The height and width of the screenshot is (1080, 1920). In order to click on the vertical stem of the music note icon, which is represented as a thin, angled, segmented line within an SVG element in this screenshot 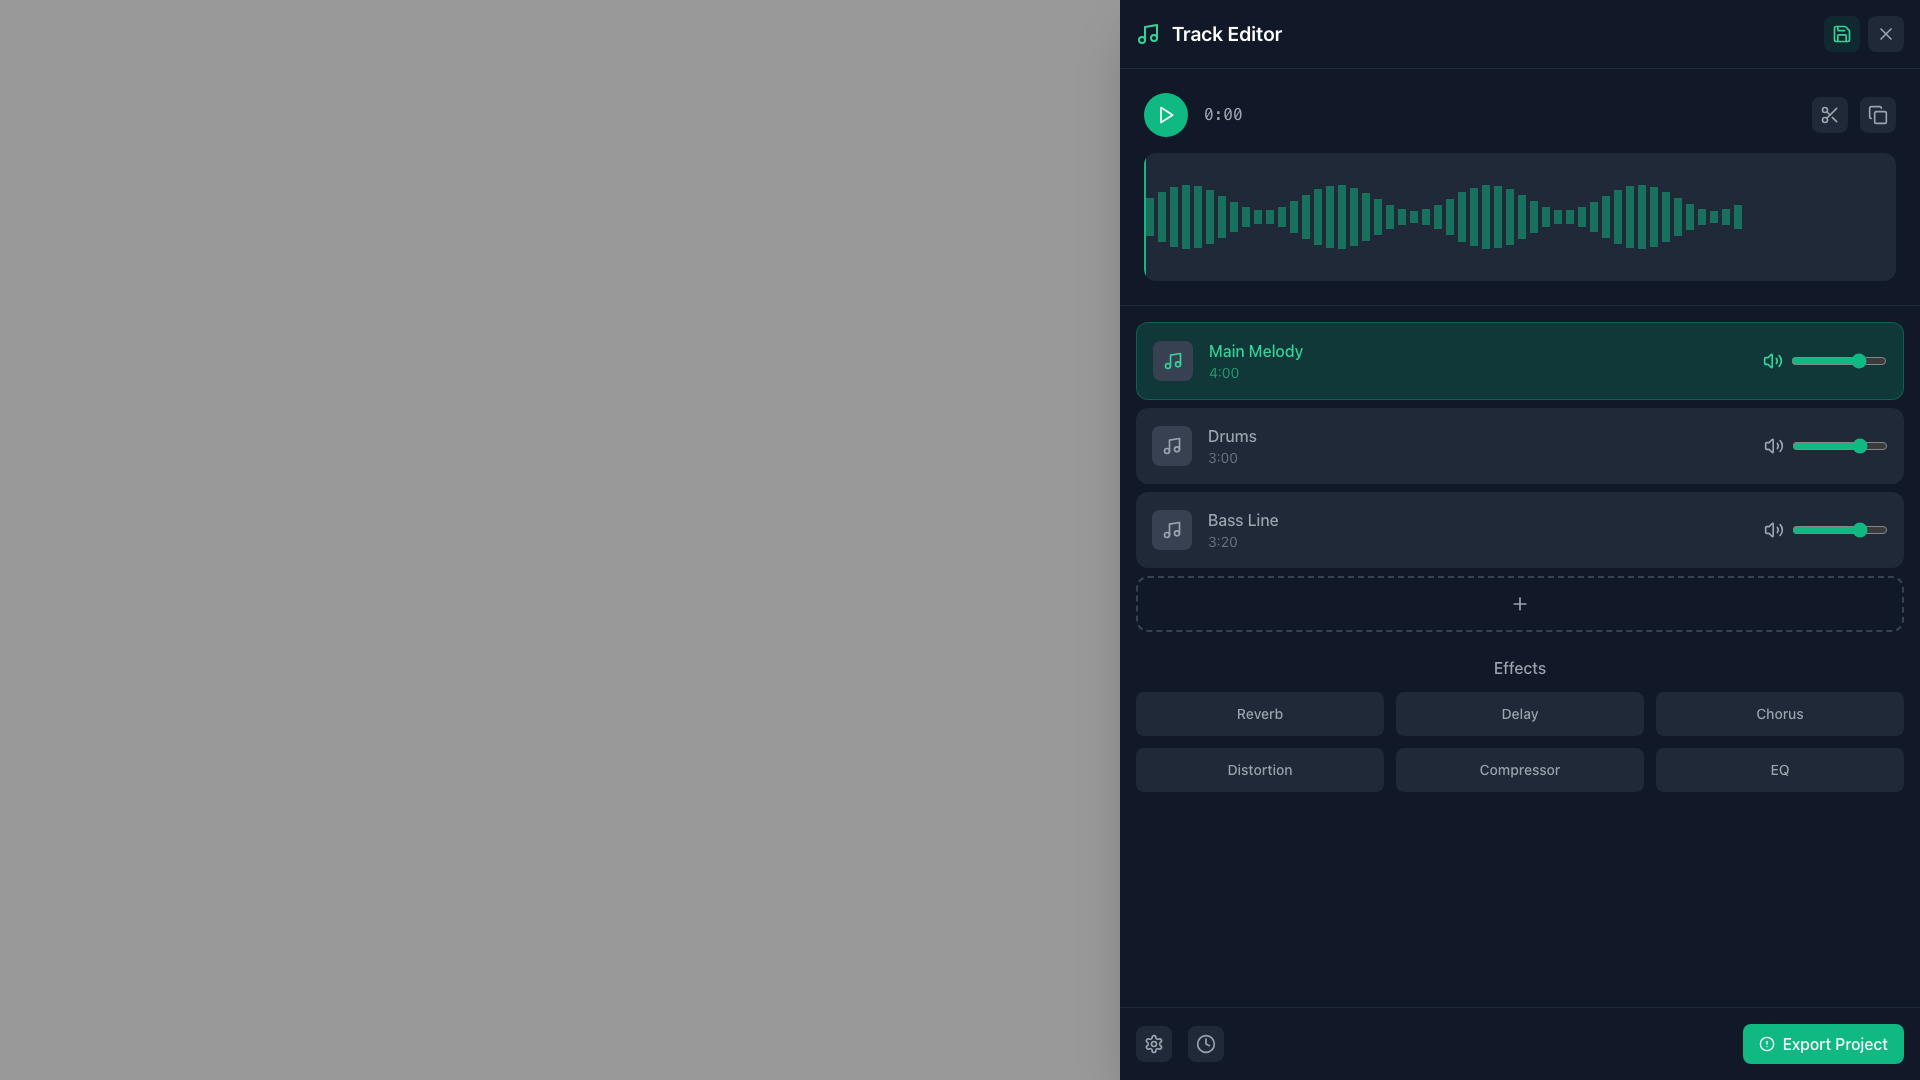, I will do `click(1175, 358)`.